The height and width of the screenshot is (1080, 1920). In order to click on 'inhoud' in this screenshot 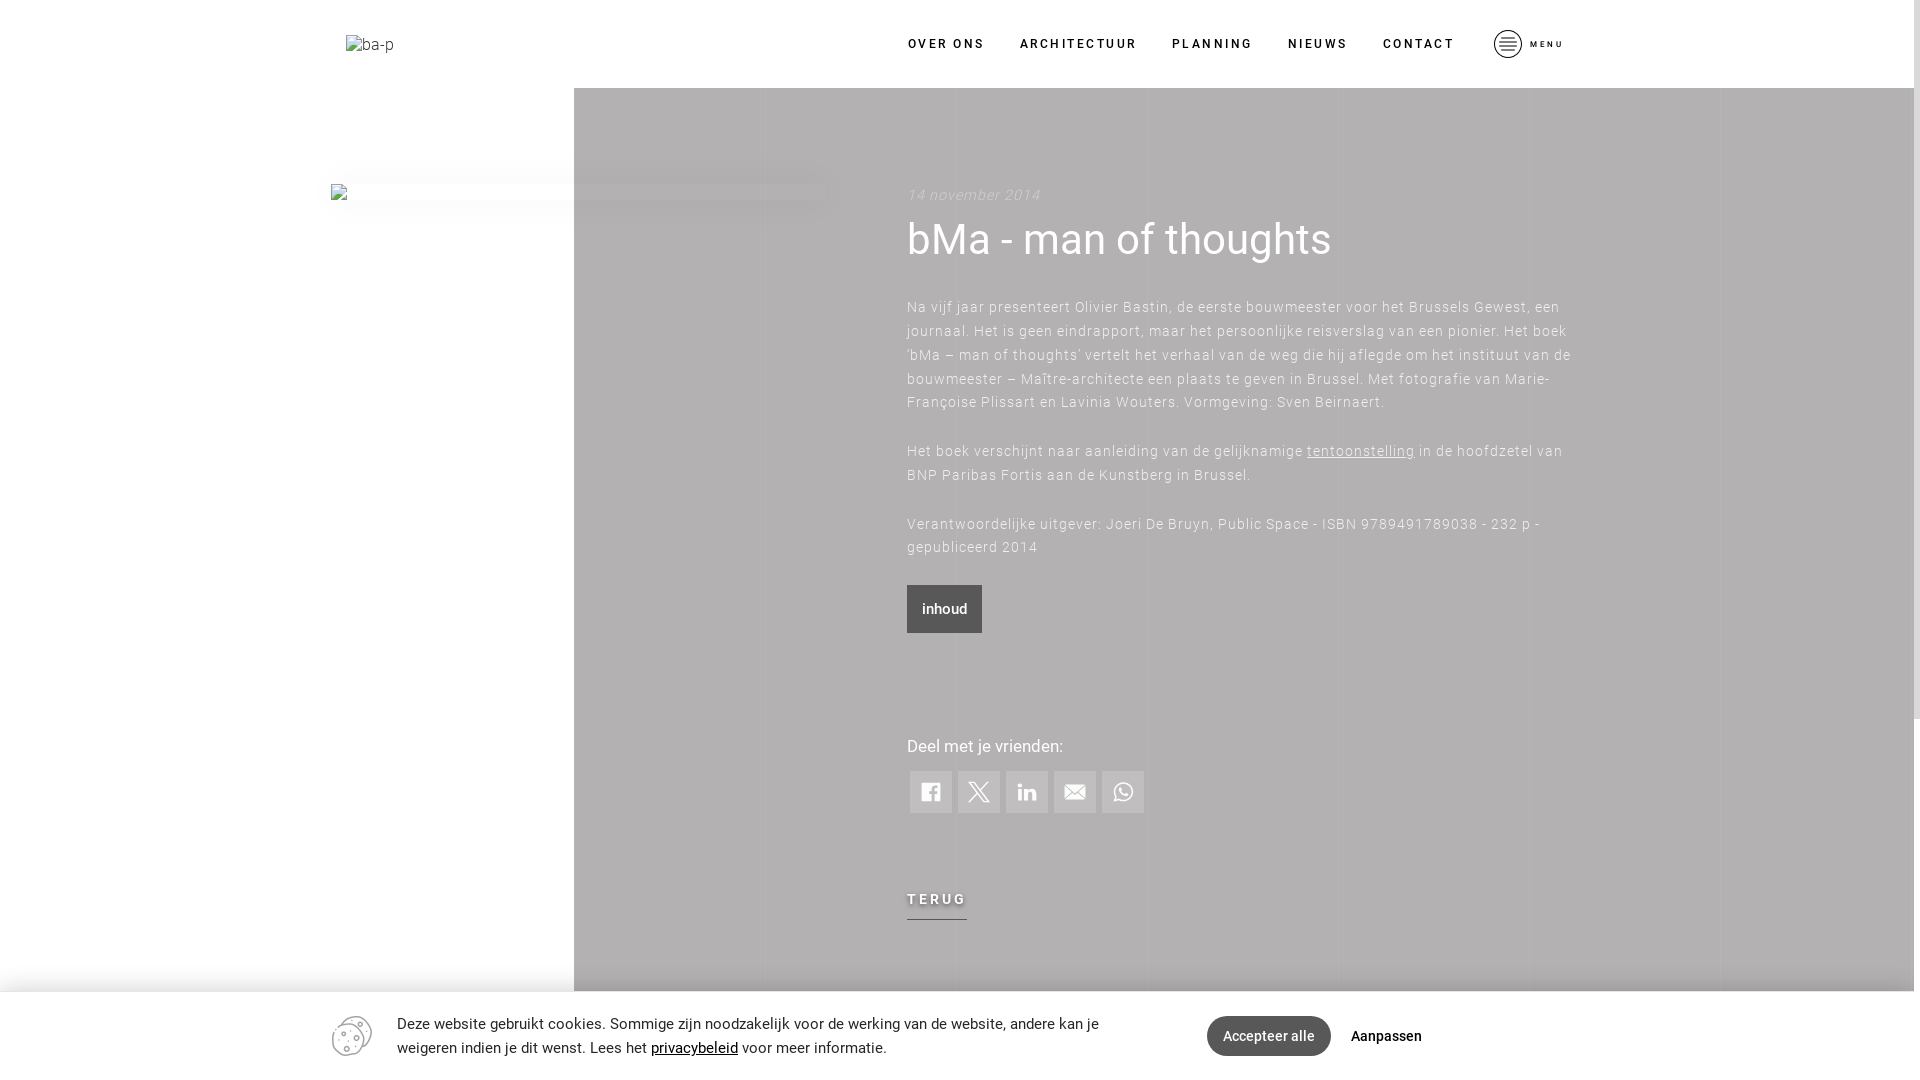, I will do `click(906, 608)`.